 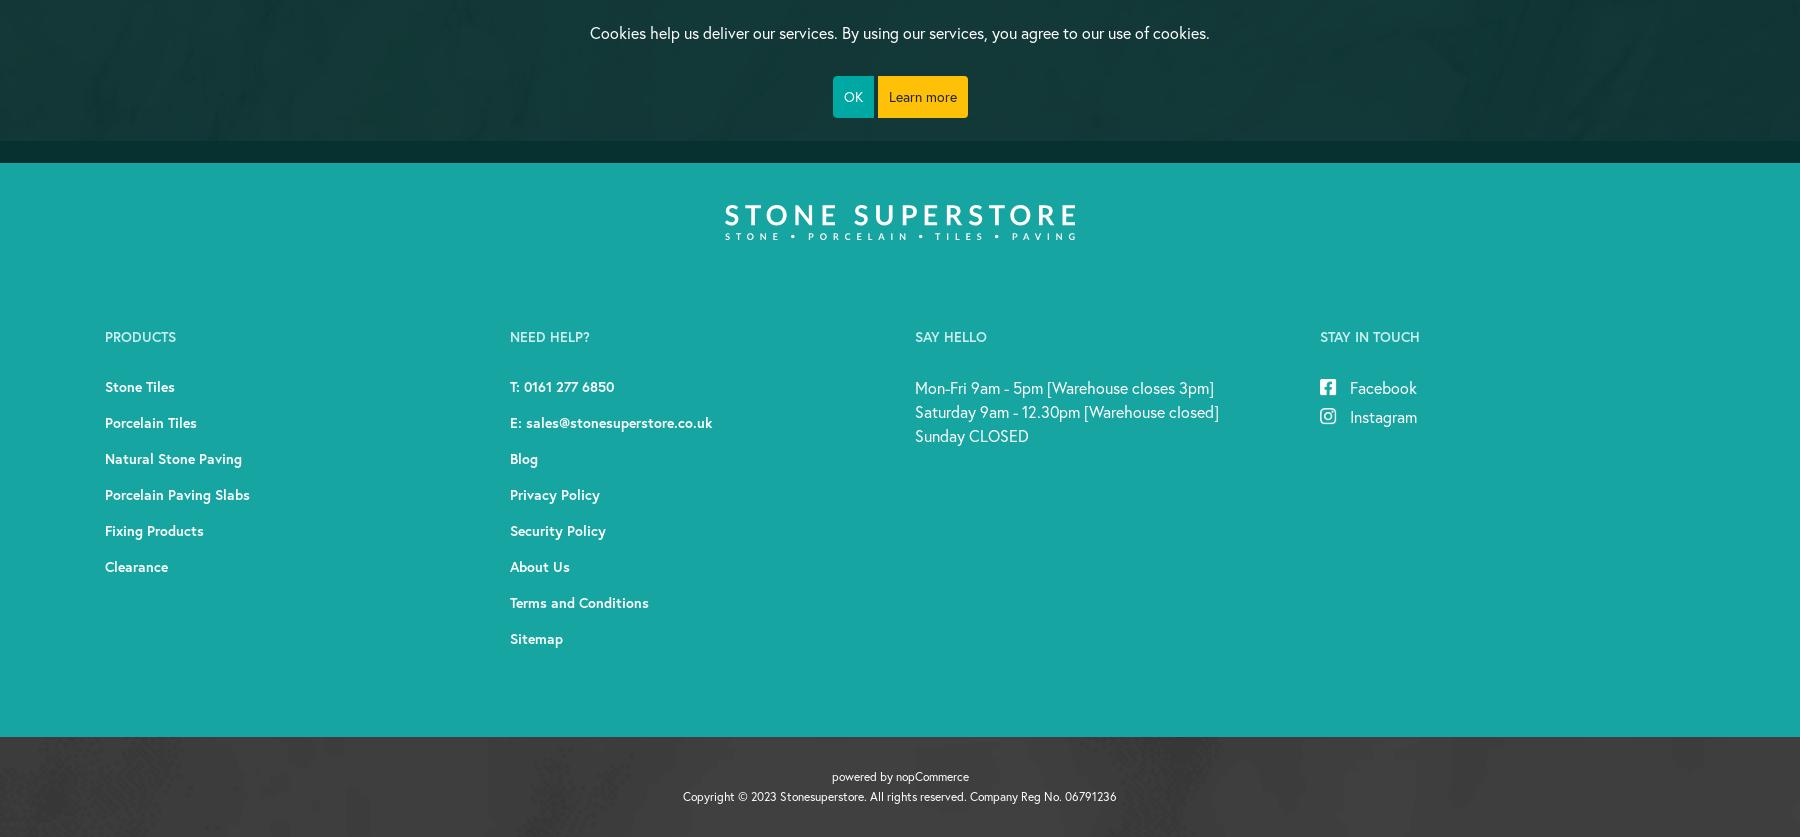 What do you see at coordinates (517, 420) in the screenshot?
I see `'E:'` at bounding box center [517, 420].